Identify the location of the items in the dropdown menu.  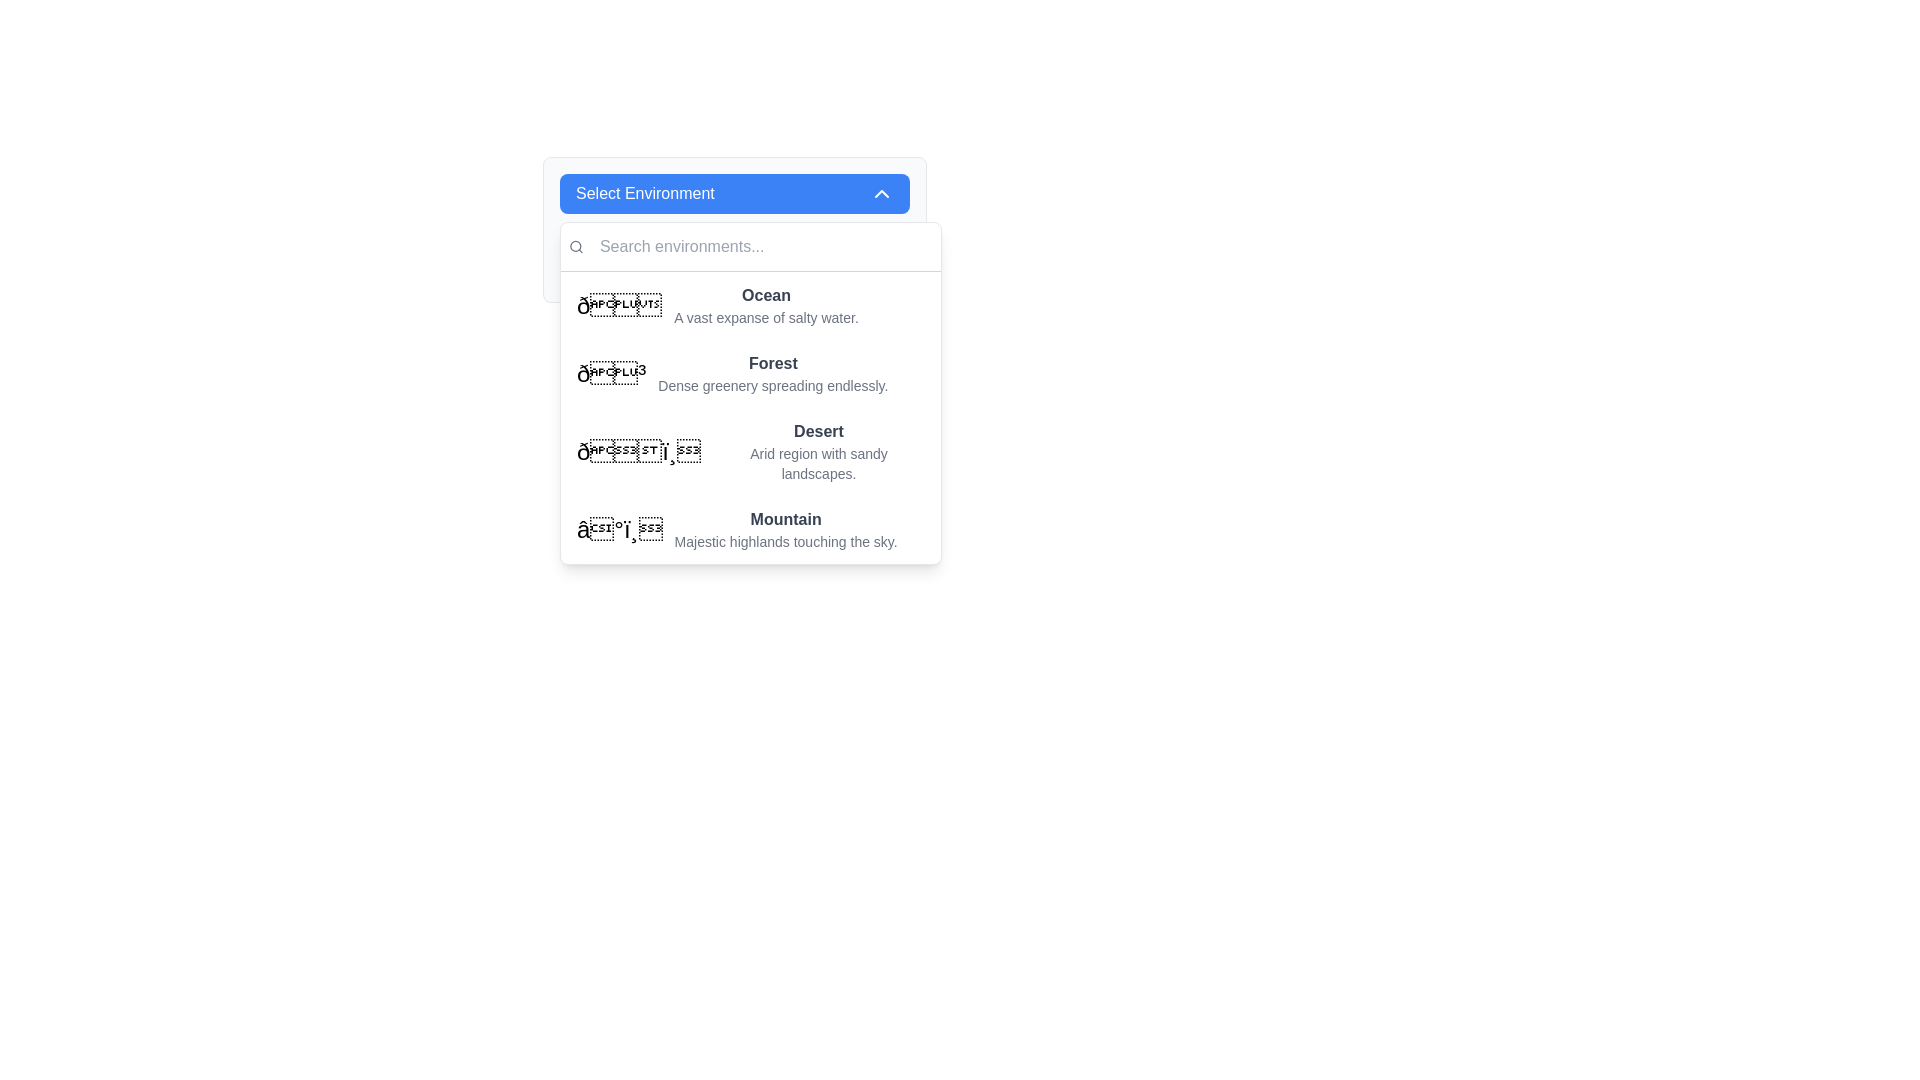
(749, 393).